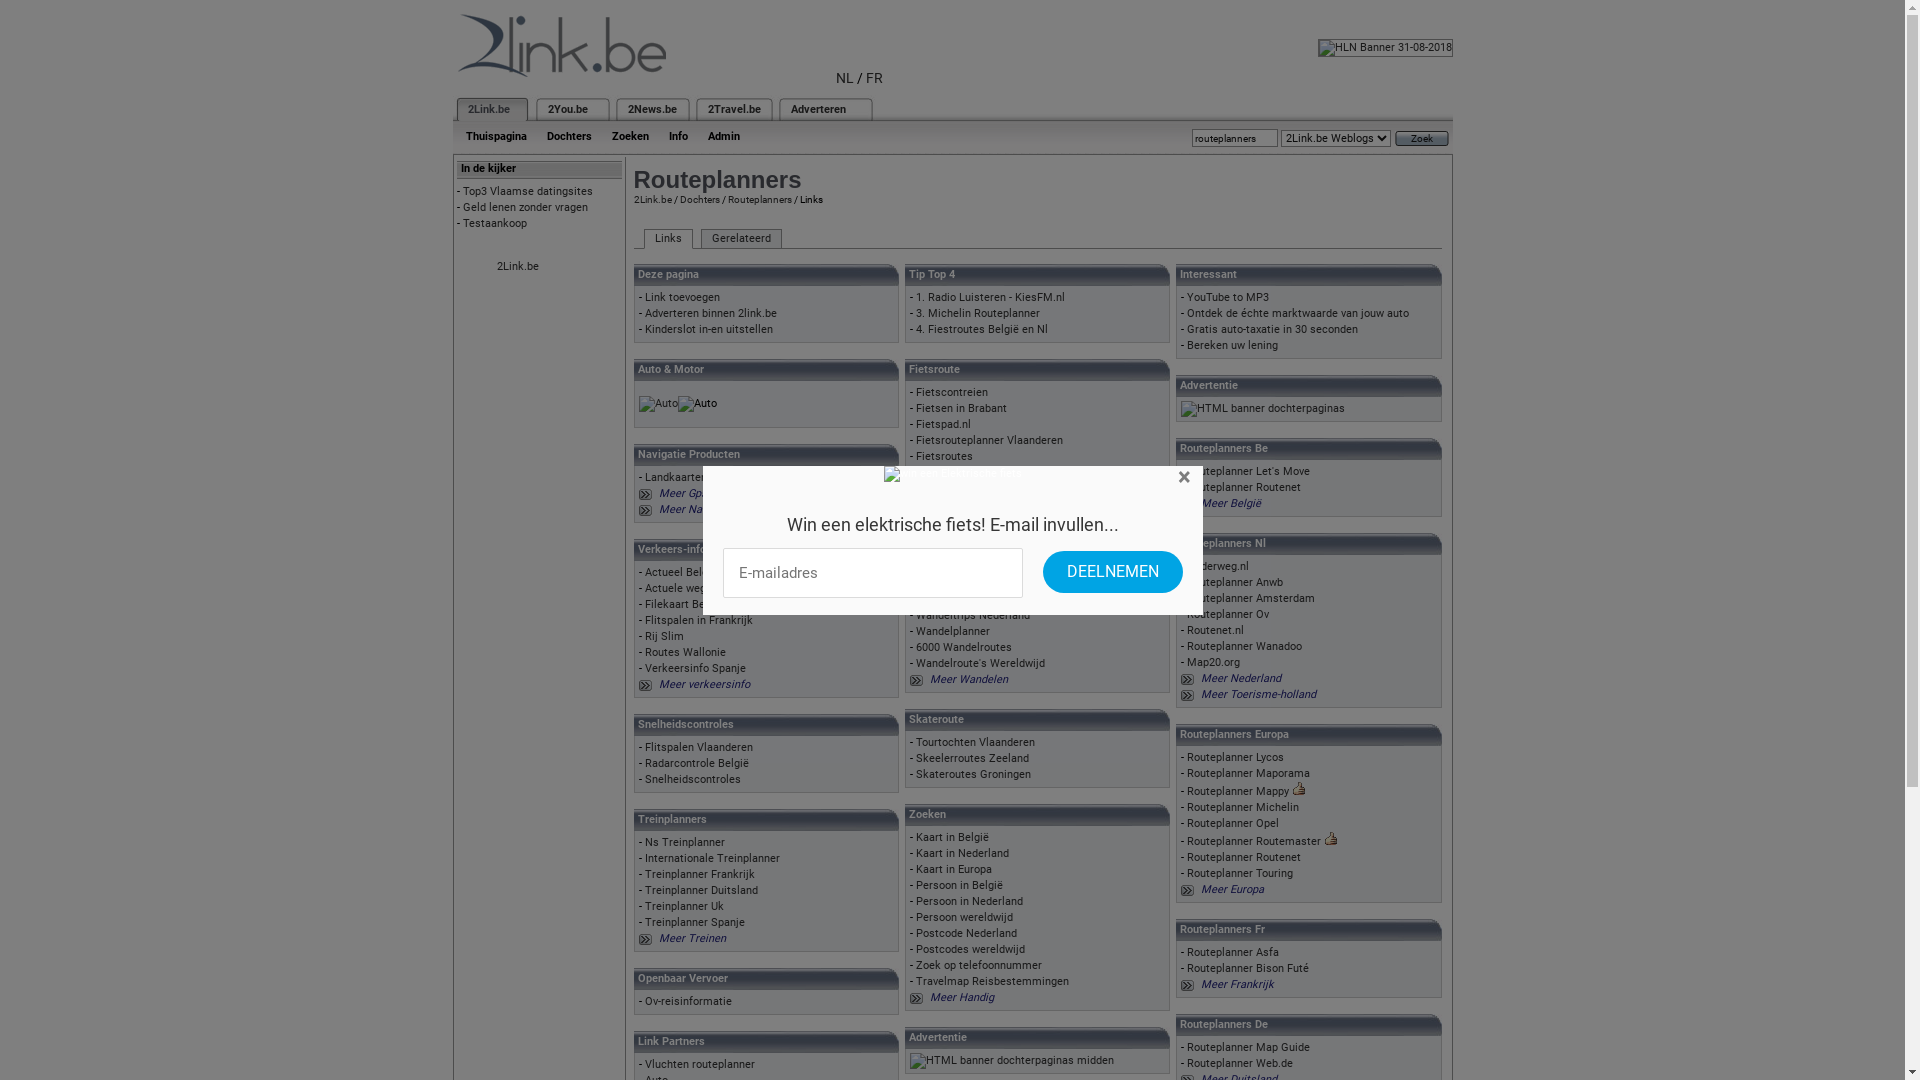 This screenshot has height=1080, width=1920. Describe the element at coordinates (681, 493) in the screenshot. I see `'Meer Gps'` at that location.